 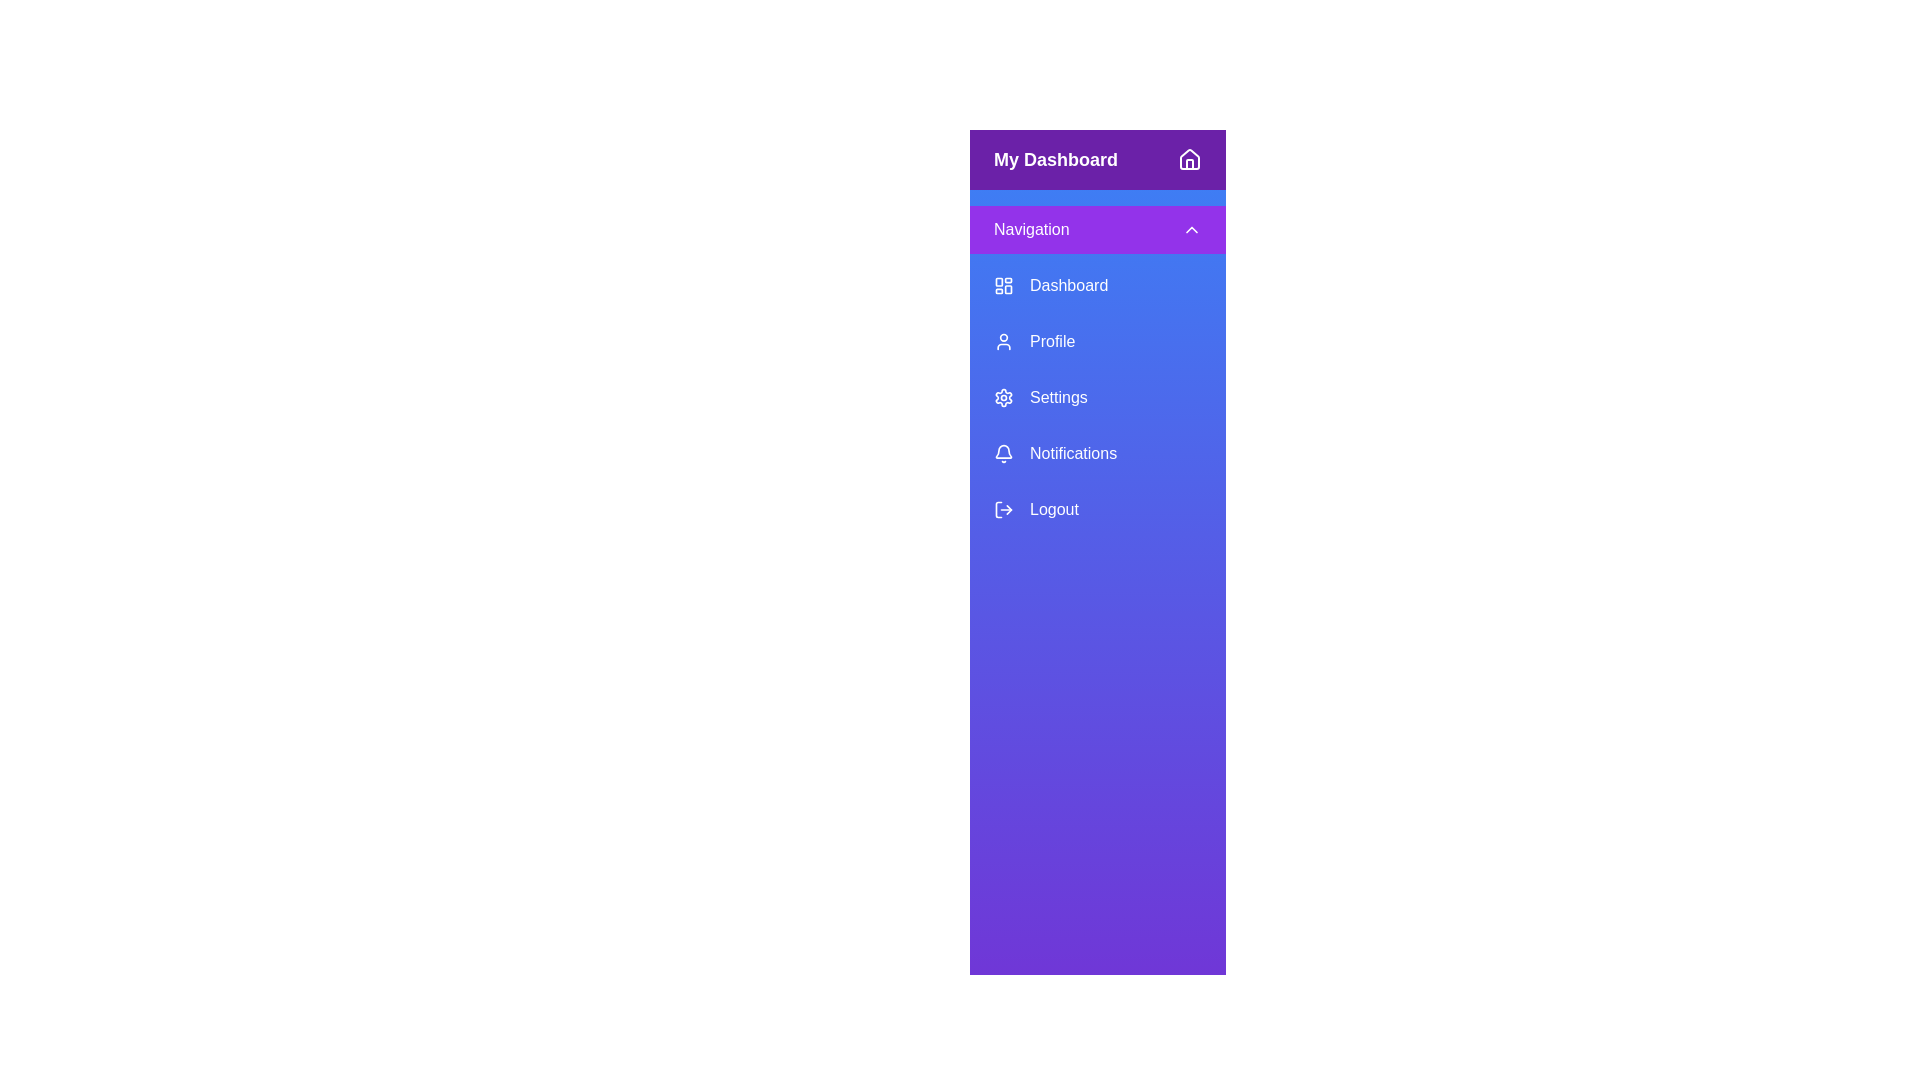 I want to click on the 'My Dashboard' title element located at the top of the sidebar navigation layout, so click(x=1097, y=158).